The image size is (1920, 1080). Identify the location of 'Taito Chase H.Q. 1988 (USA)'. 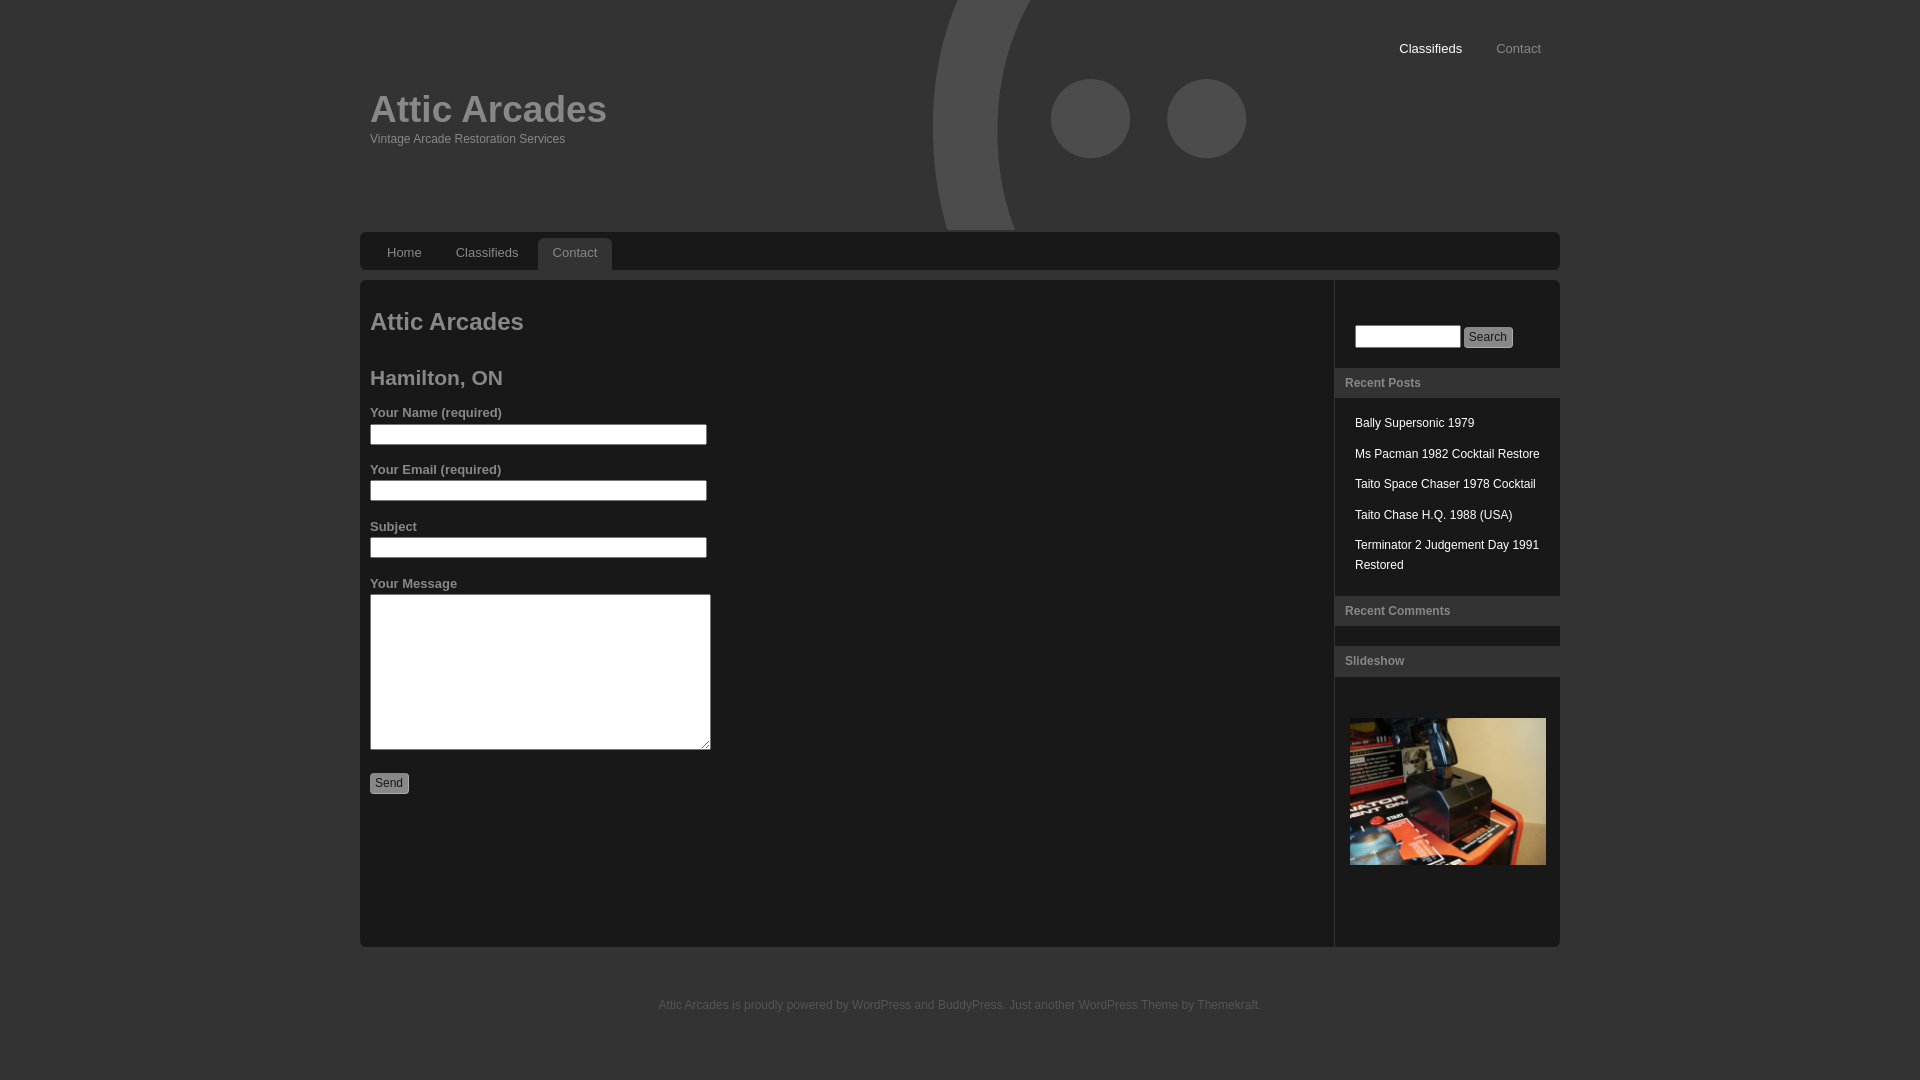
(1432, 514).